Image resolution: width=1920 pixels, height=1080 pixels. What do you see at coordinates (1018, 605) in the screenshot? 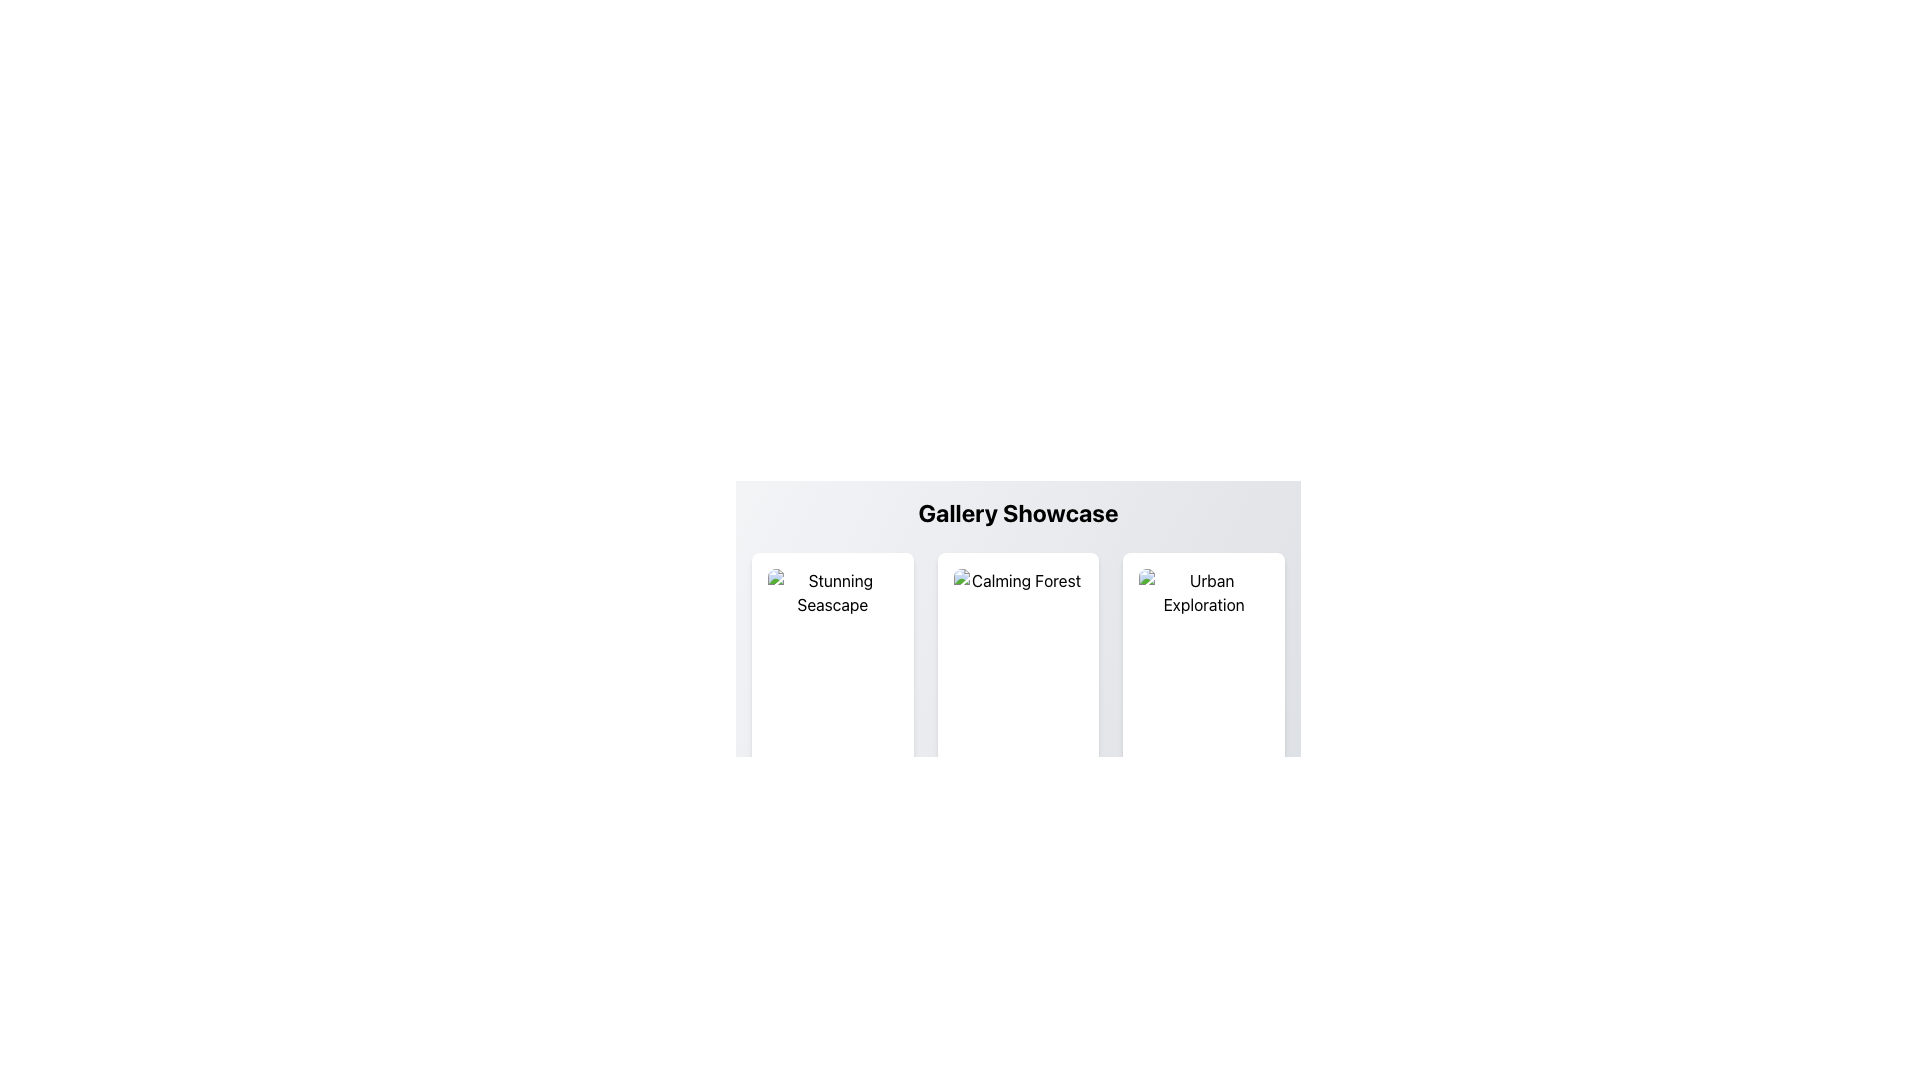
I see `the card titled 'Calming Forest', which contains an image placeholder above the title and a description below it, located in the Gallery Showcase` at bounding box center [1018, 605].